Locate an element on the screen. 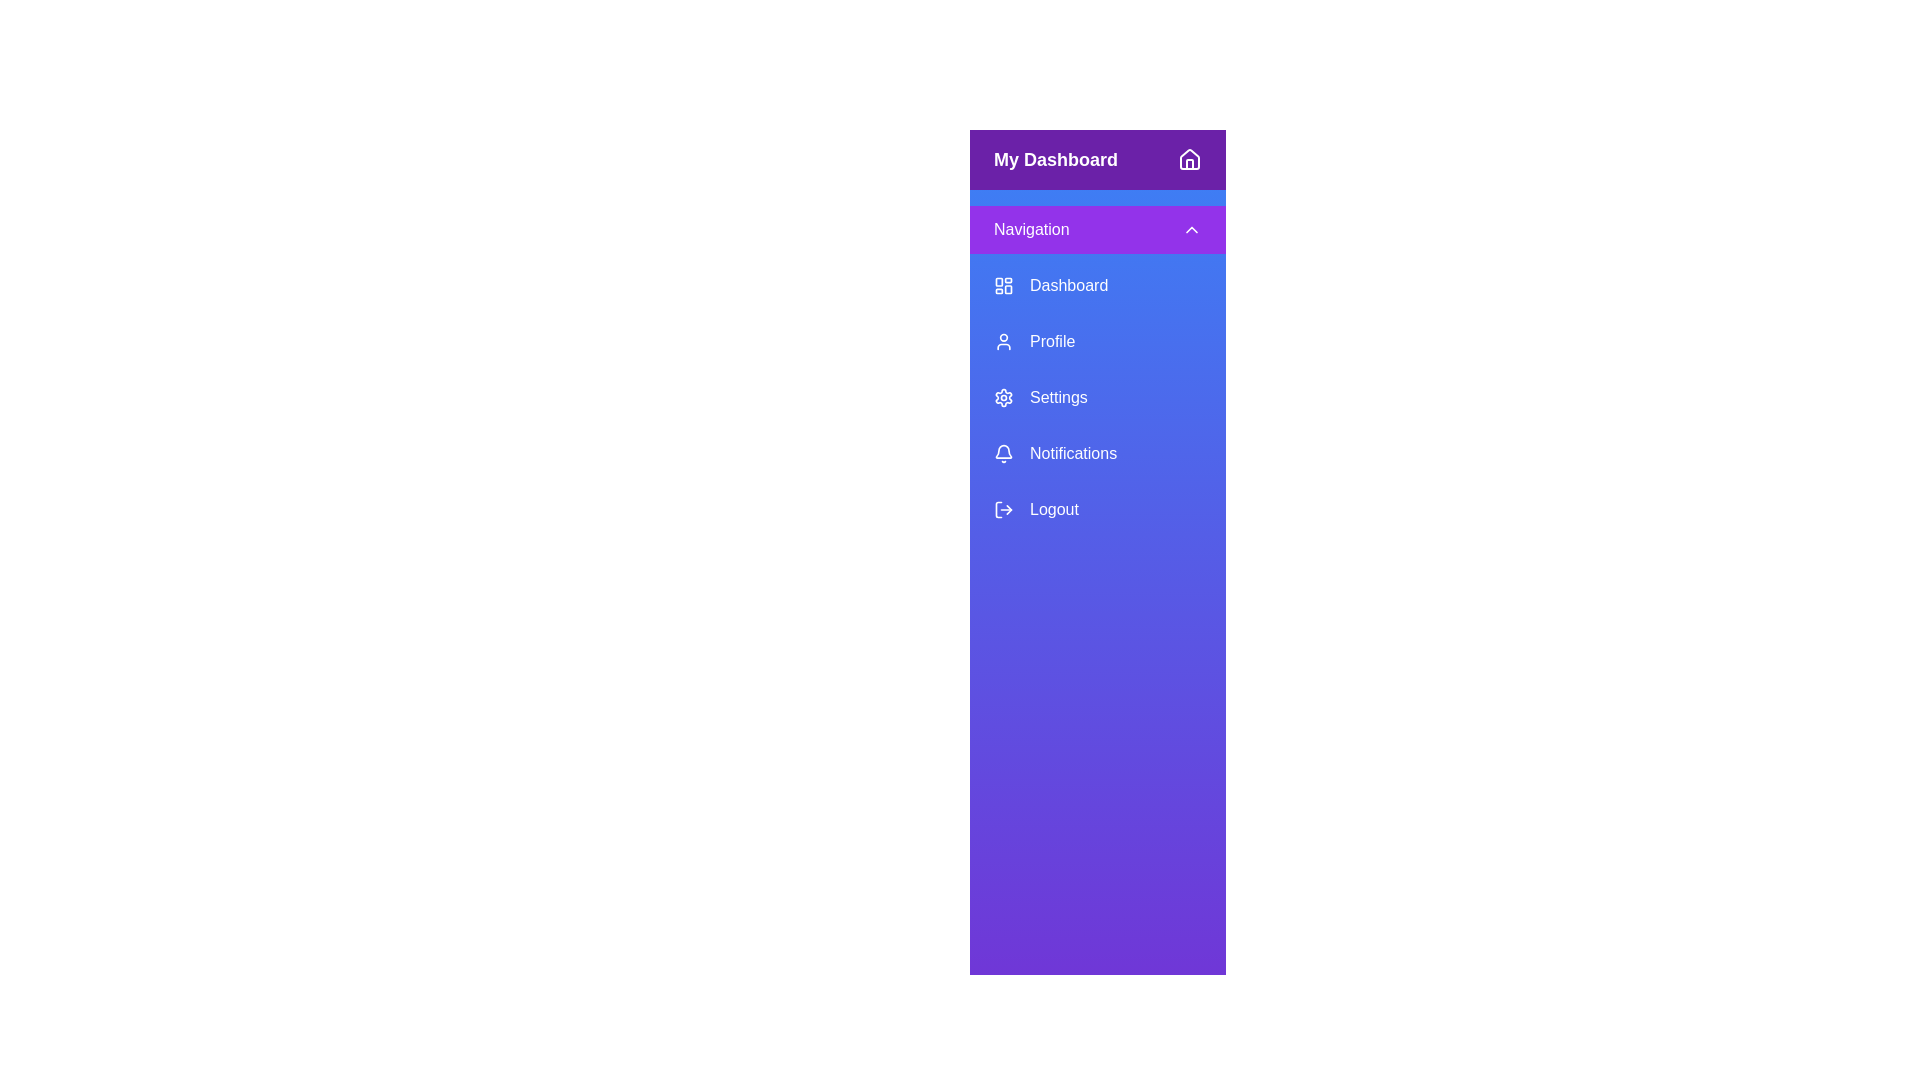 This screenshot has height=1080, width=1920. the logout icon, which is a minimalistic arrow pointing outward from a door, located to the left of the 'Logout' text in the sidebar menu is located at coordinates (1003, 508).